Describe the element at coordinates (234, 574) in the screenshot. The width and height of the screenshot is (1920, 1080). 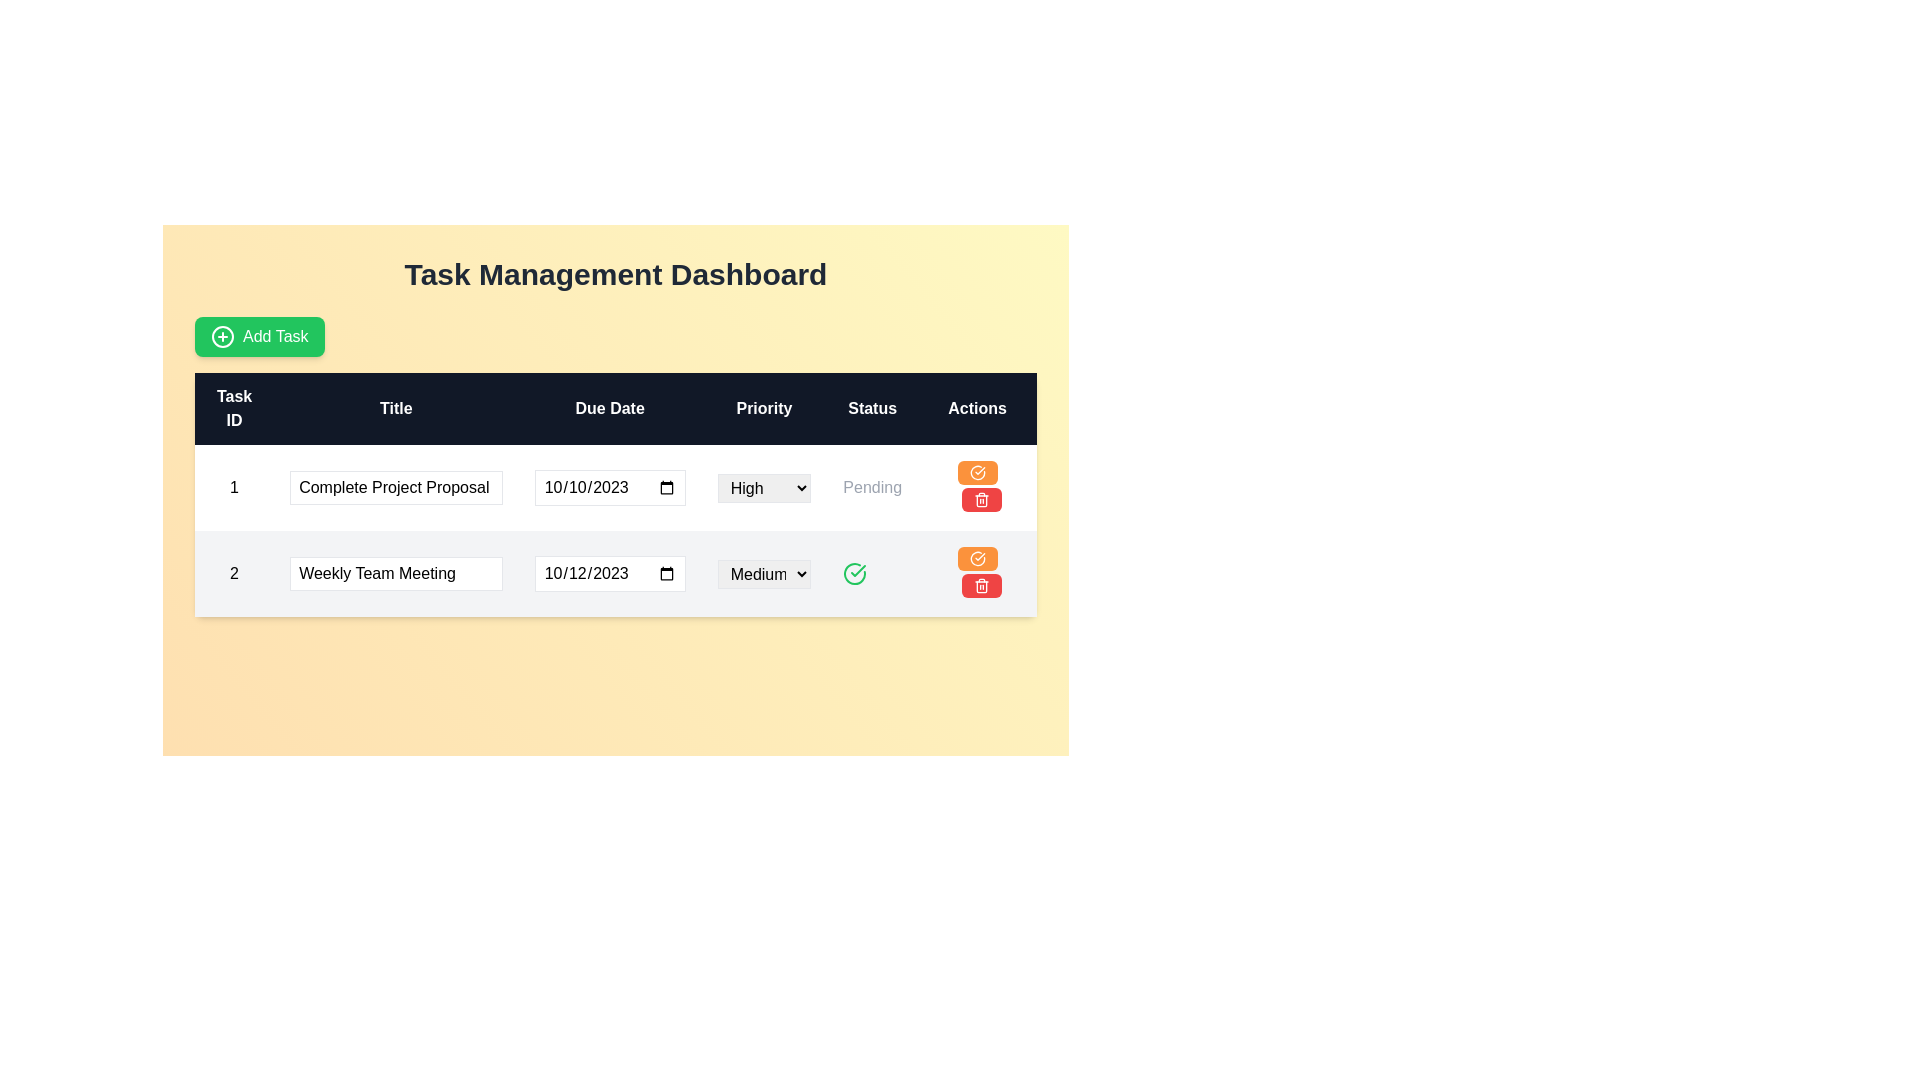
I see `the numeral '2' in the 'Task ID' column of the task management interface` at that location.